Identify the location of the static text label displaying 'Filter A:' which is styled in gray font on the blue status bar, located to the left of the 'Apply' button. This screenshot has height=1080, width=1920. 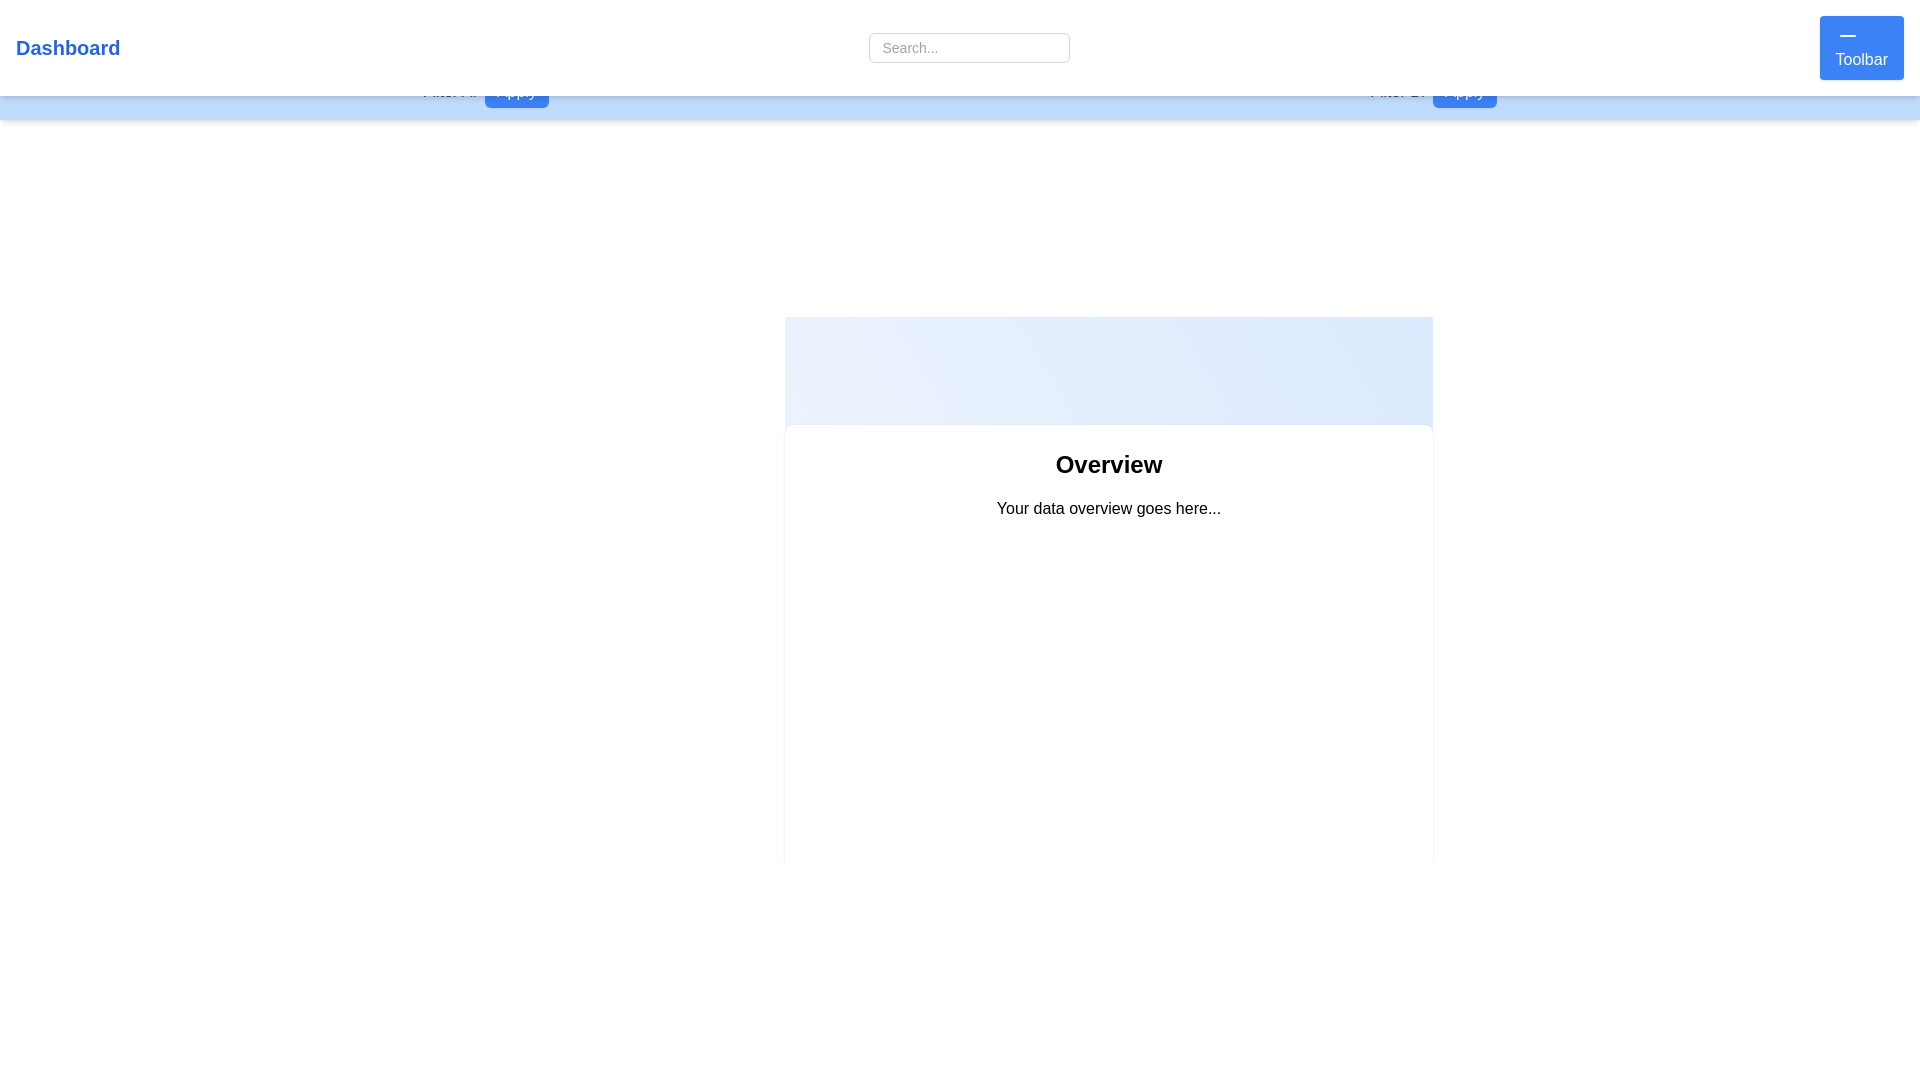
(448, 92).